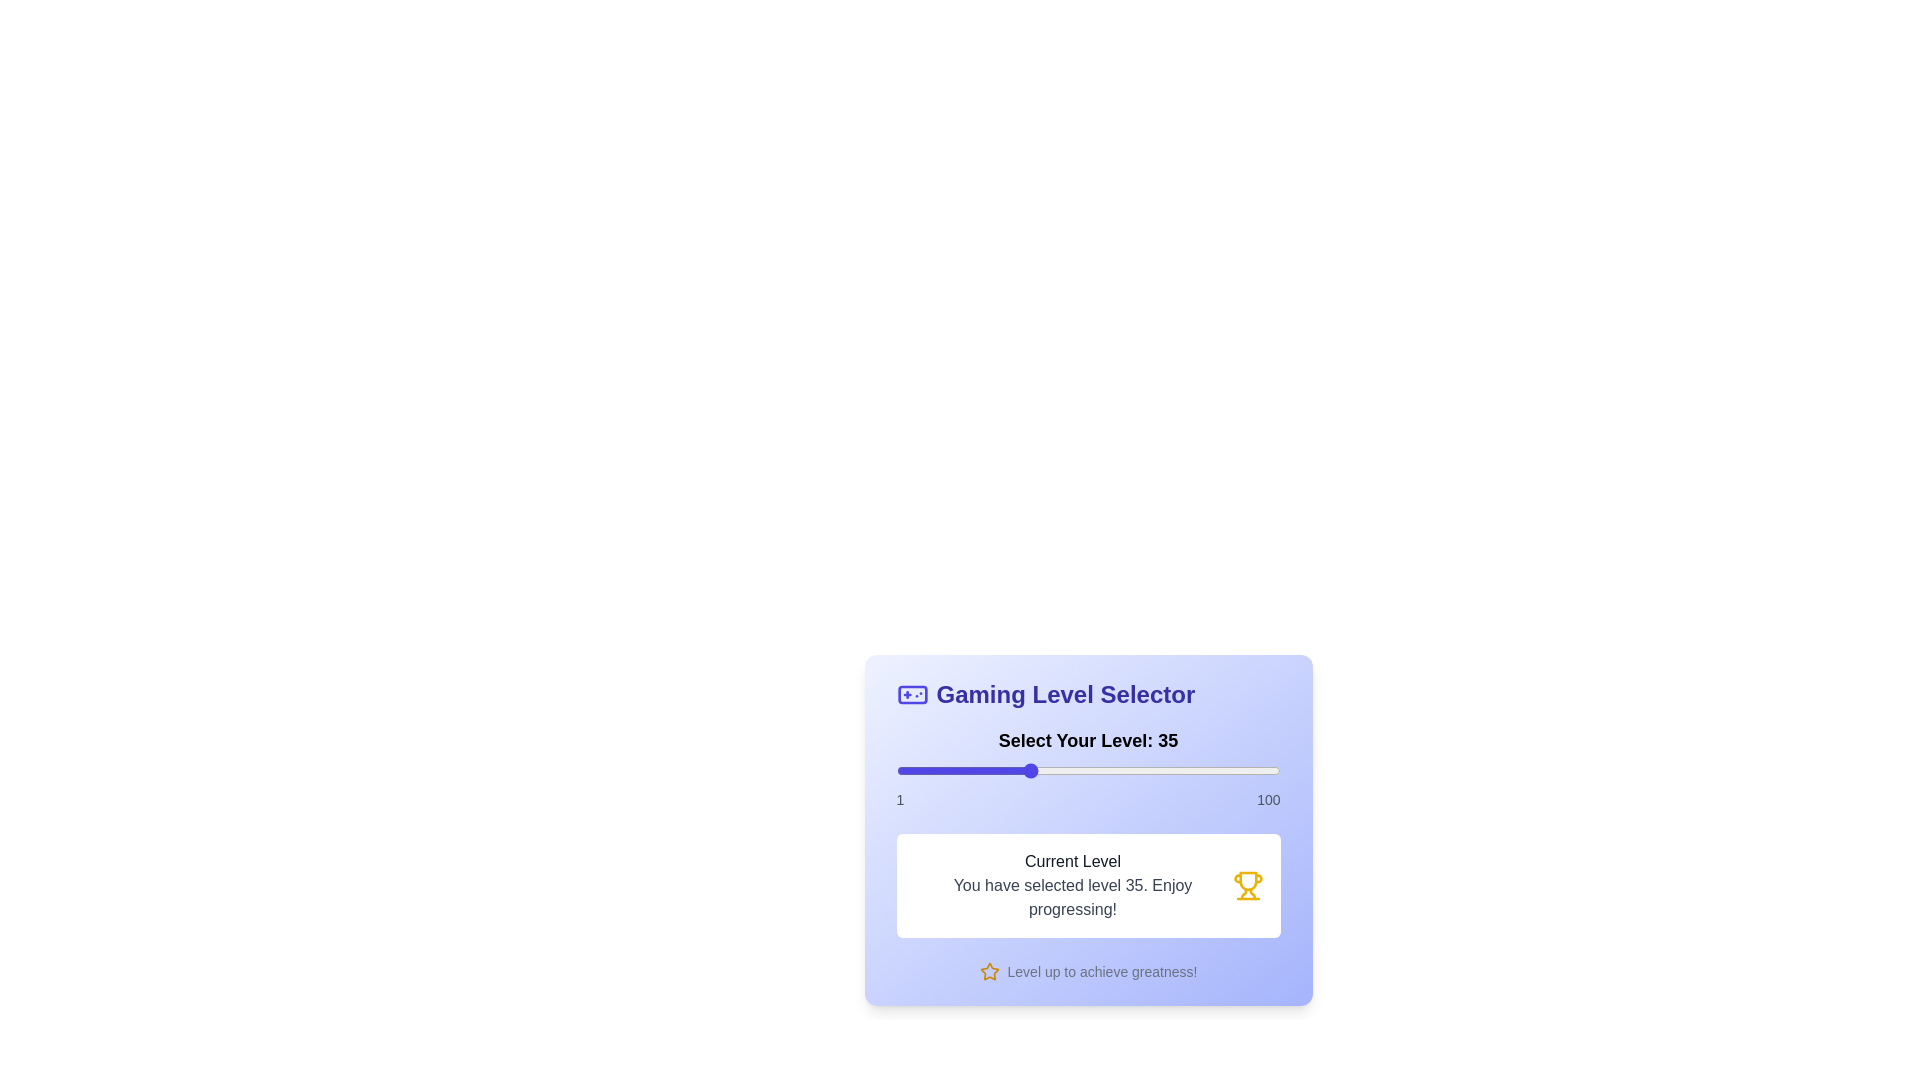 Image resolution: width=1920 pixels, height=1080 pixels. I want to click on the gaming level, so click(1252, 770).